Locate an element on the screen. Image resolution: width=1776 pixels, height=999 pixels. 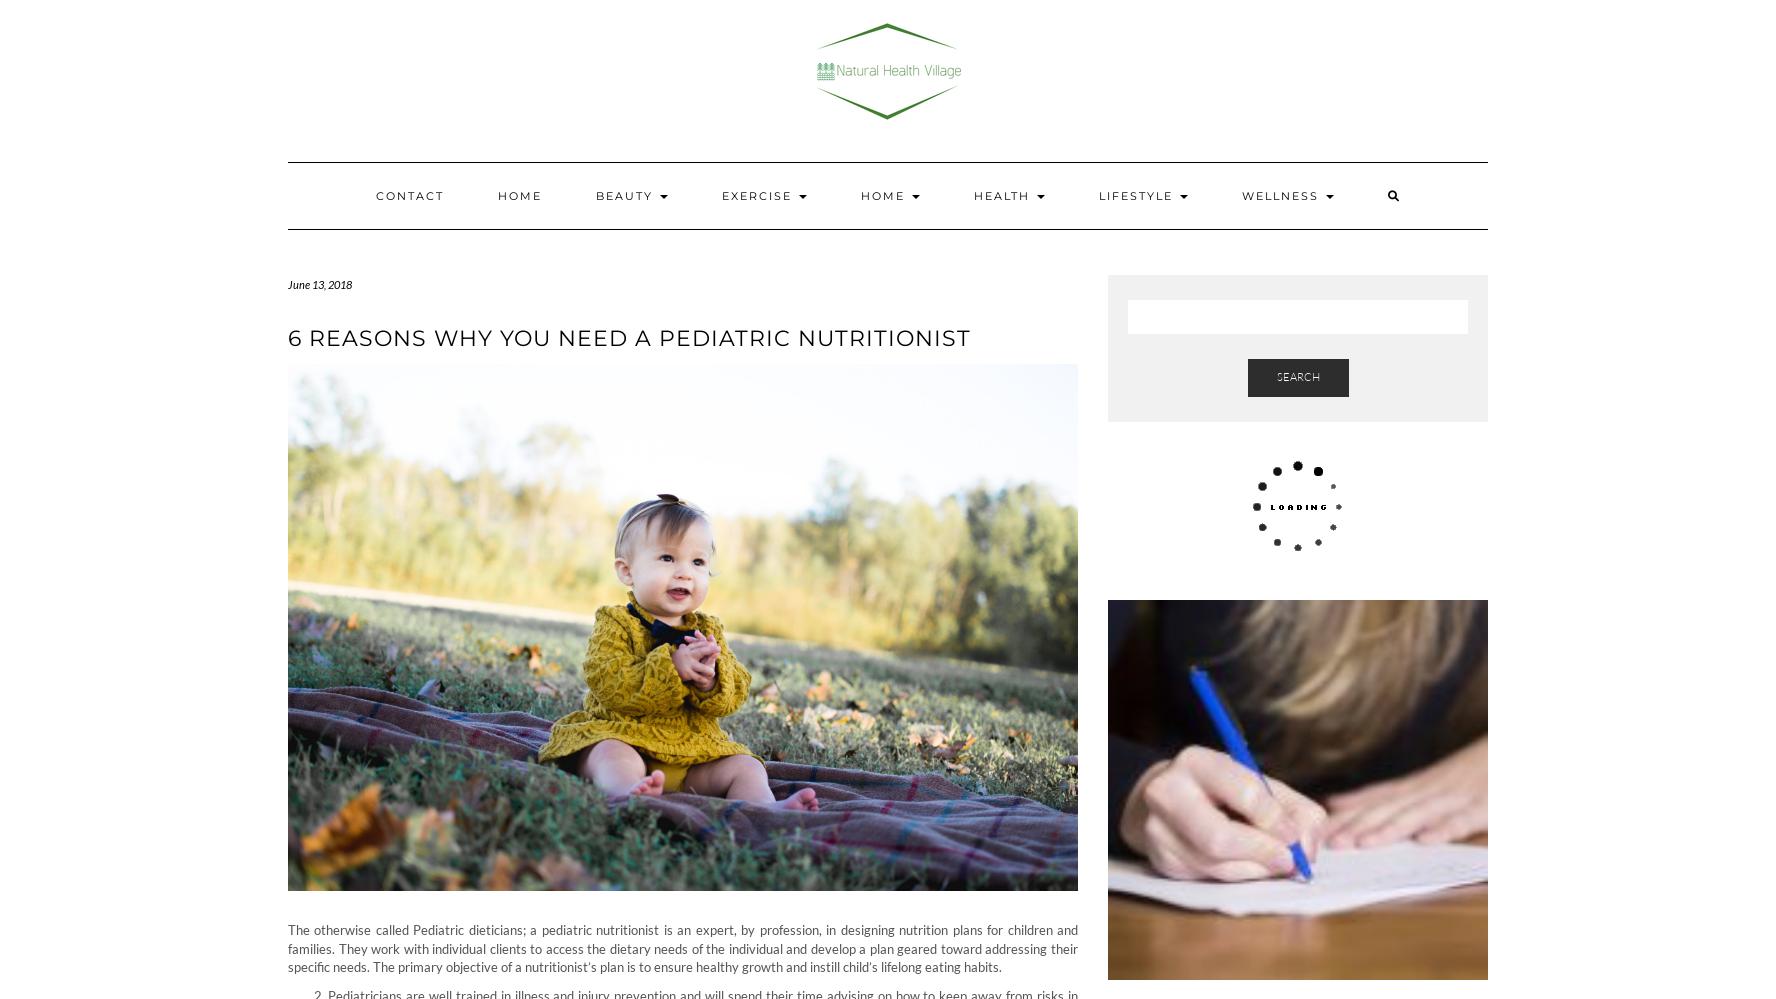
'Wellness' is located at coordinates (1281, 195).